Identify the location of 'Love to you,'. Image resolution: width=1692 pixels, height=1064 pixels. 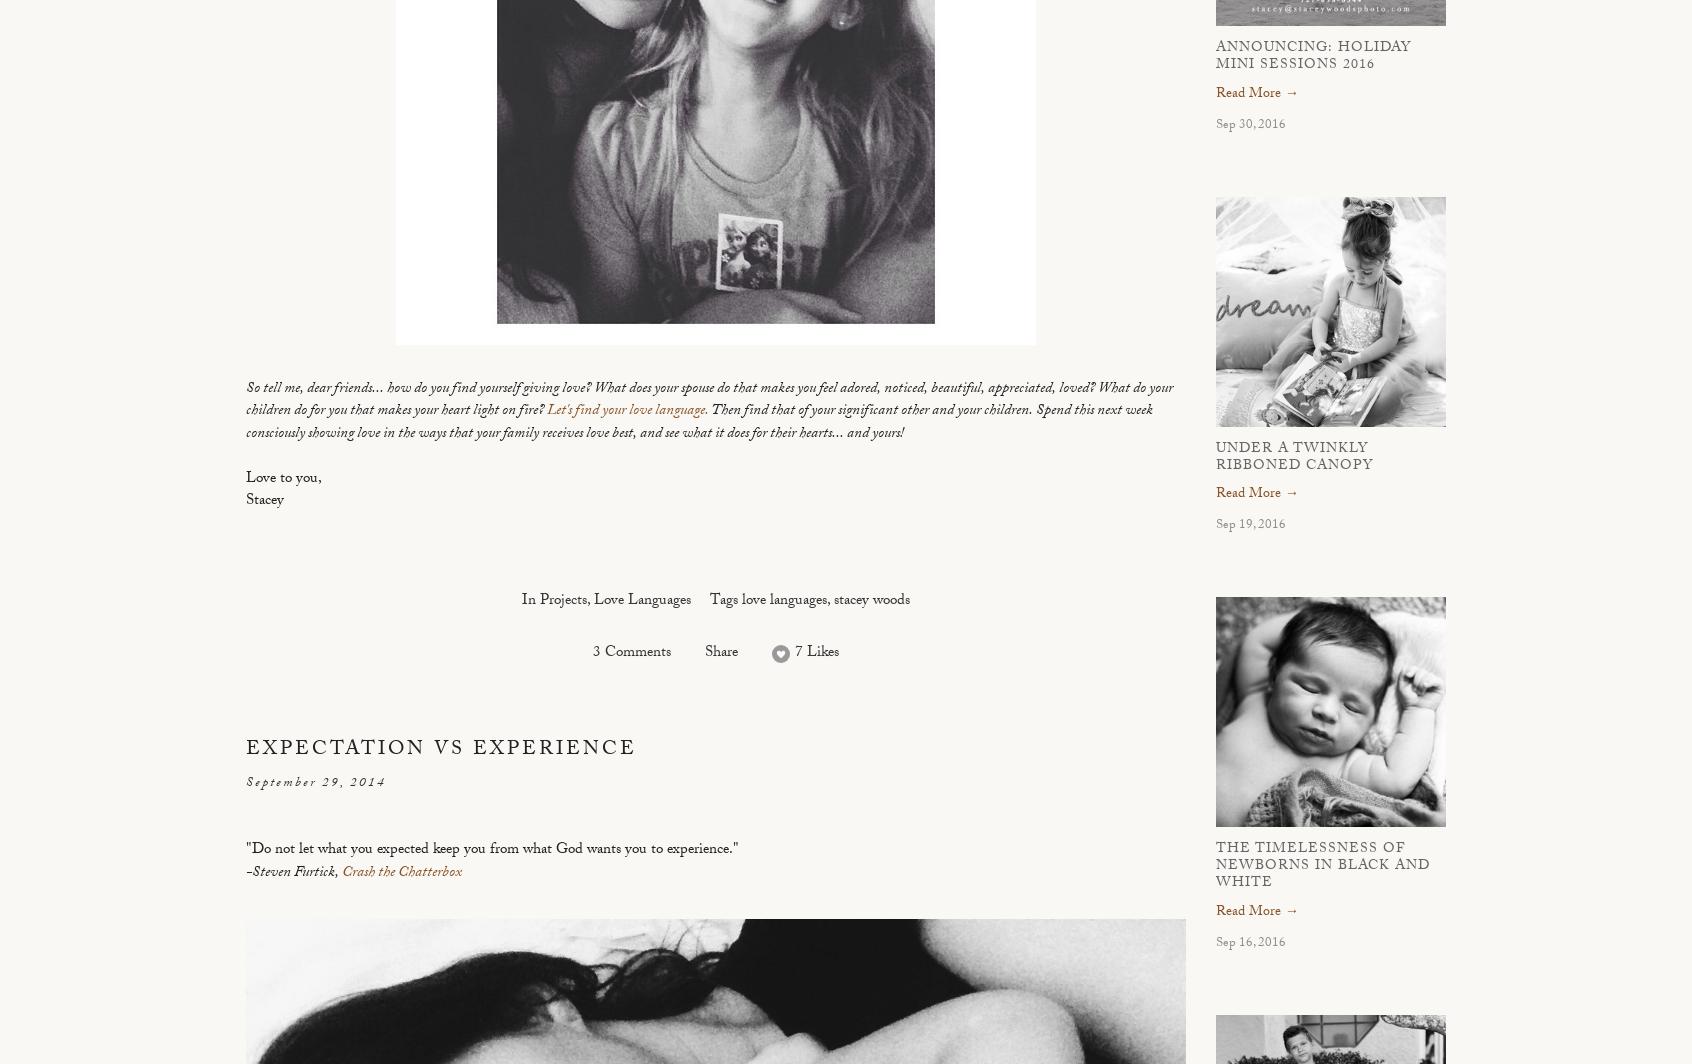
(282, 479).